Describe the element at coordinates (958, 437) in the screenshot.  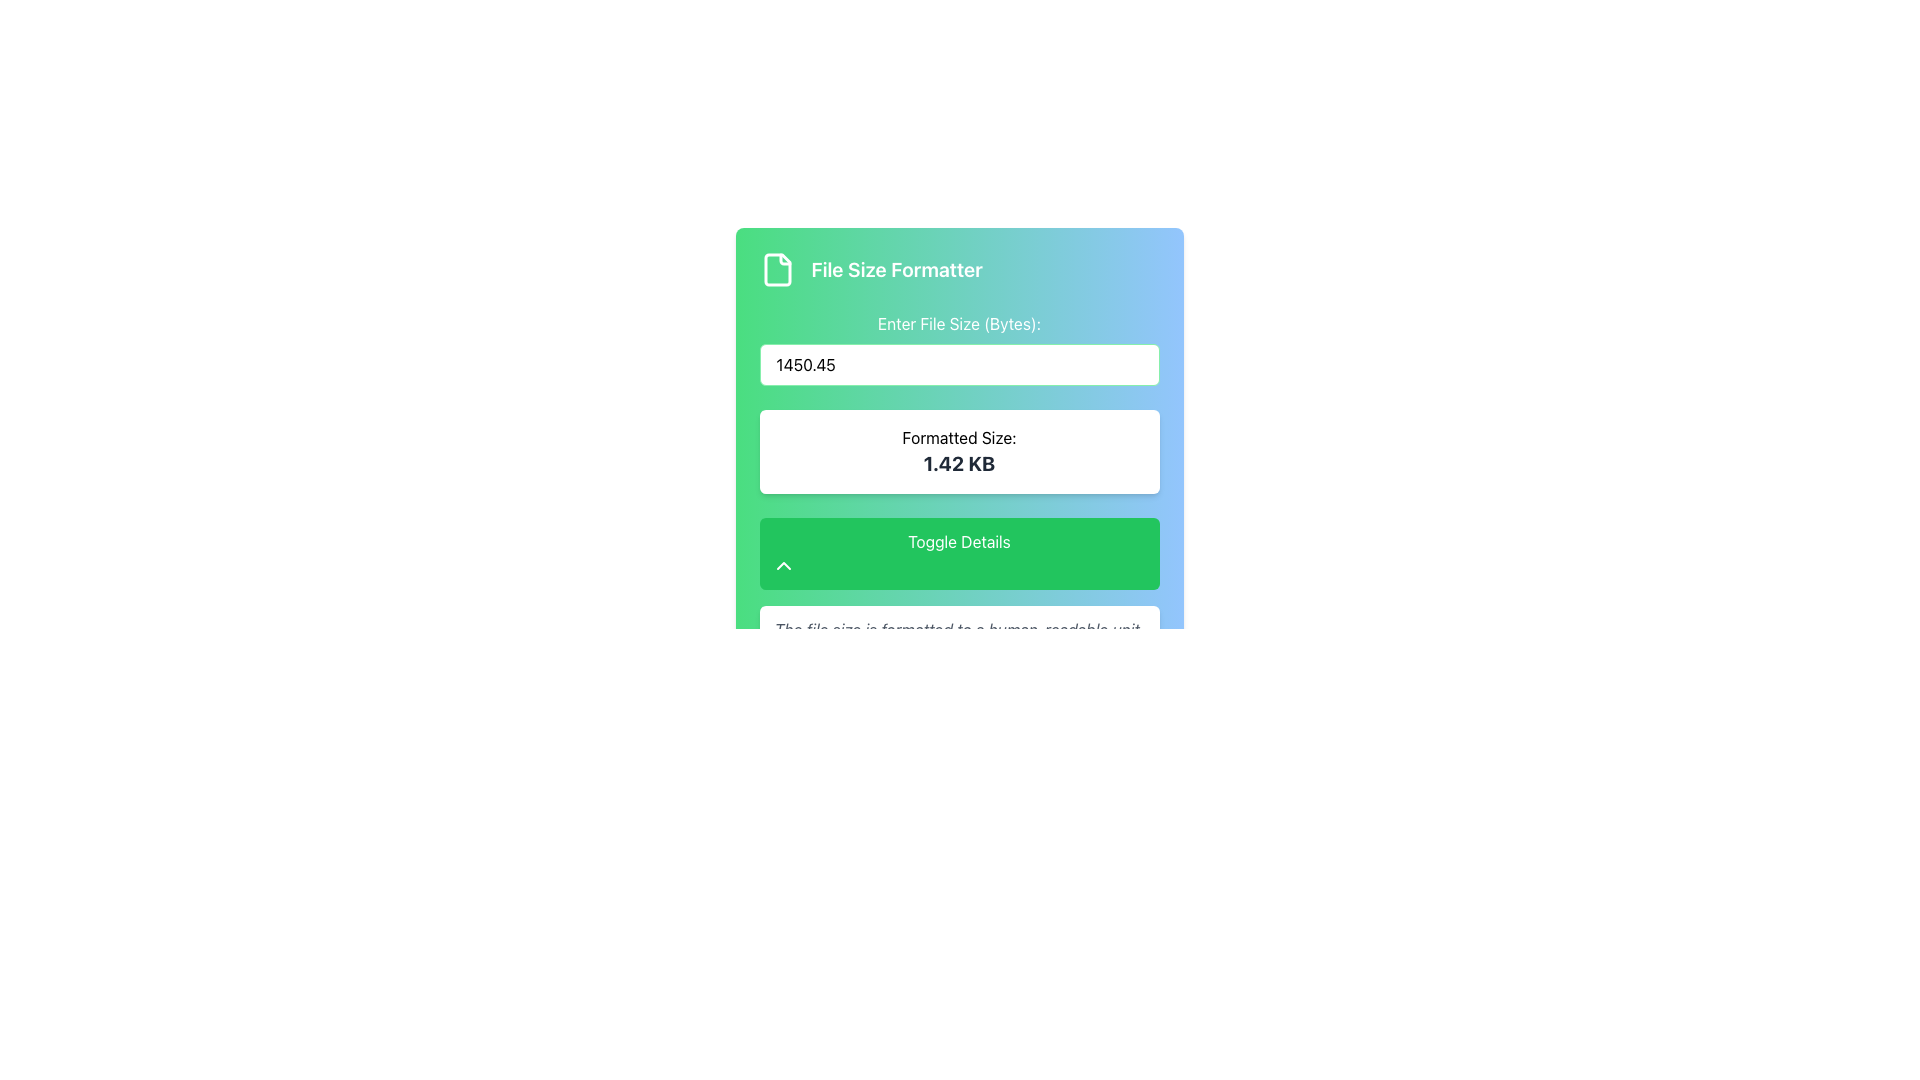
I see `the Text Label that provides context to the formatted size value displayed beneath it, positioned above the bold text '1.42 KB'` at that location.